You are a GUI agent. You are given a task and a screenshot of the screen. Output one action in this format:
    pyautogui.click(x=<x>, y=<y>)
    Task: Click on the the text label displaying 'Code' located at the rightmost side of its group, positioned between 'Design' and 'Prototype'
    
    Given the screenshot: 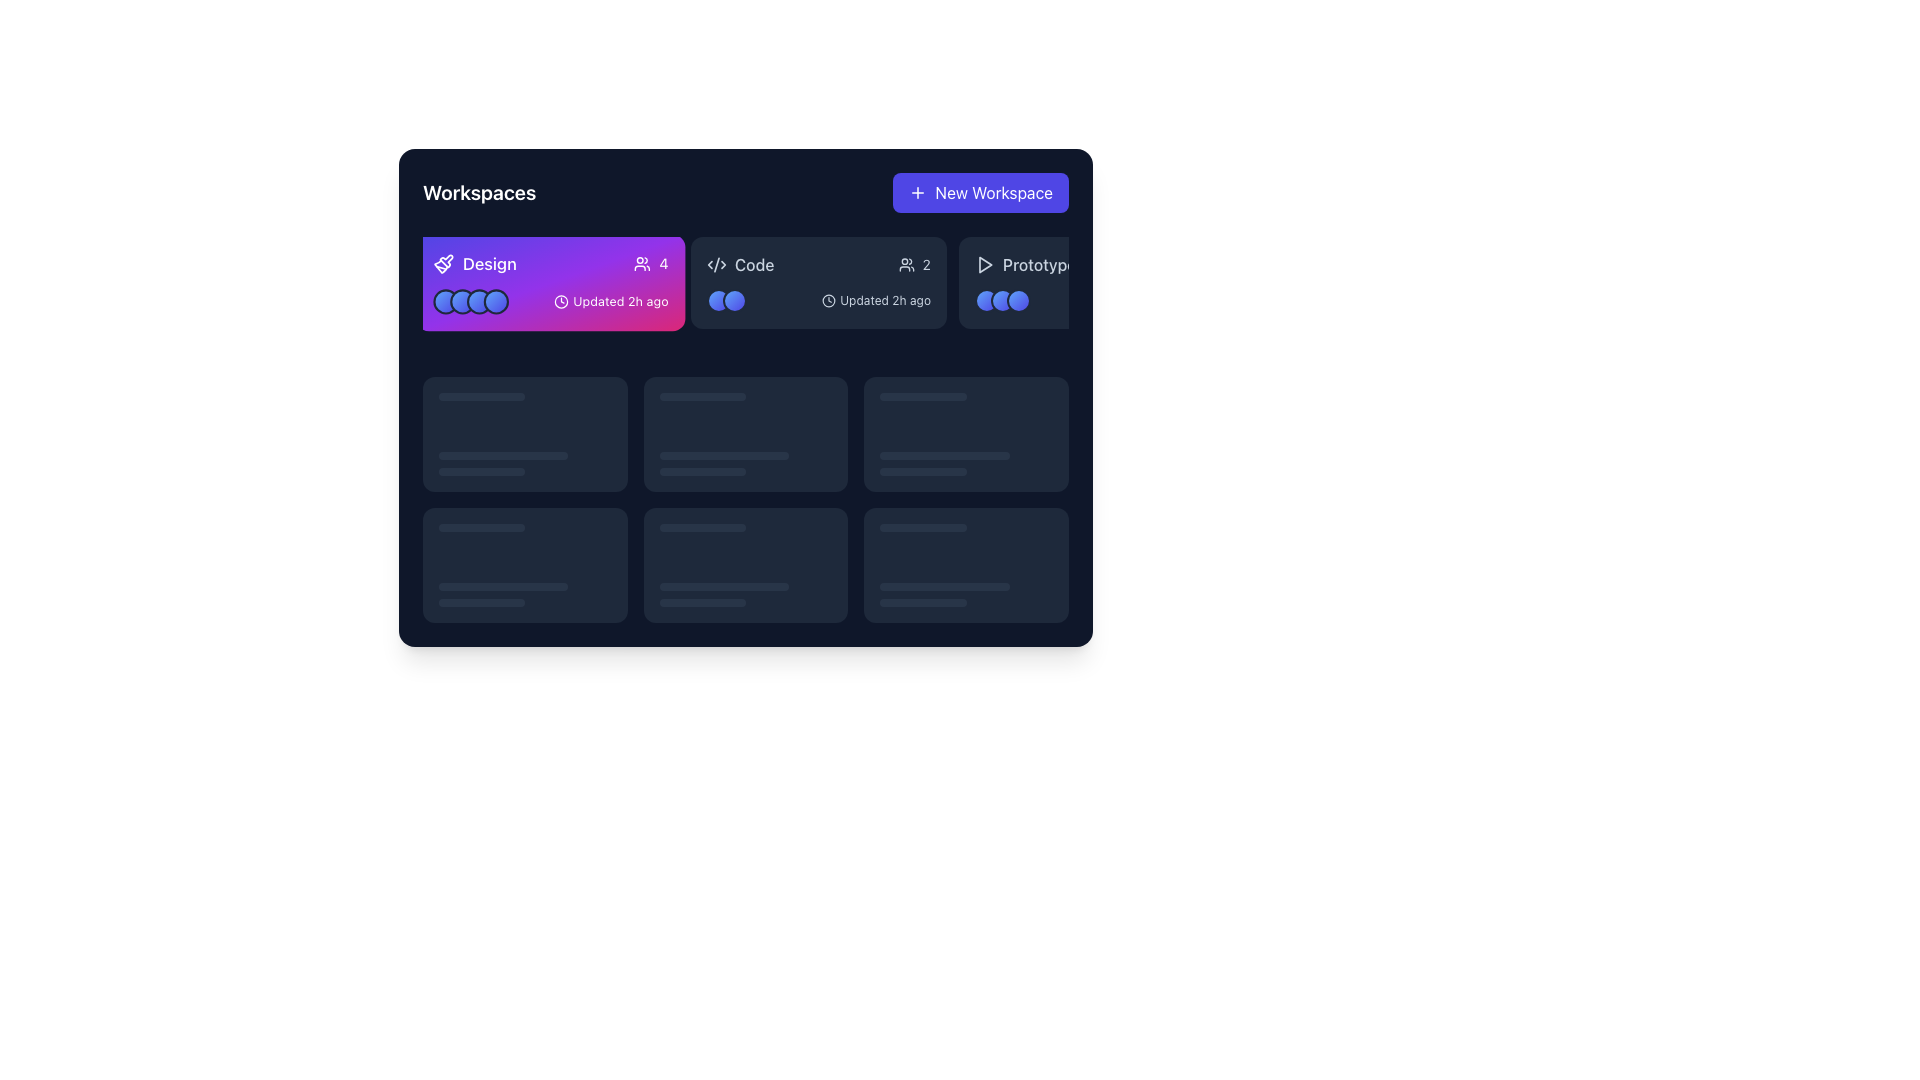 What is the action you would take?
    pyautogui.click(x=753, y=264)
    